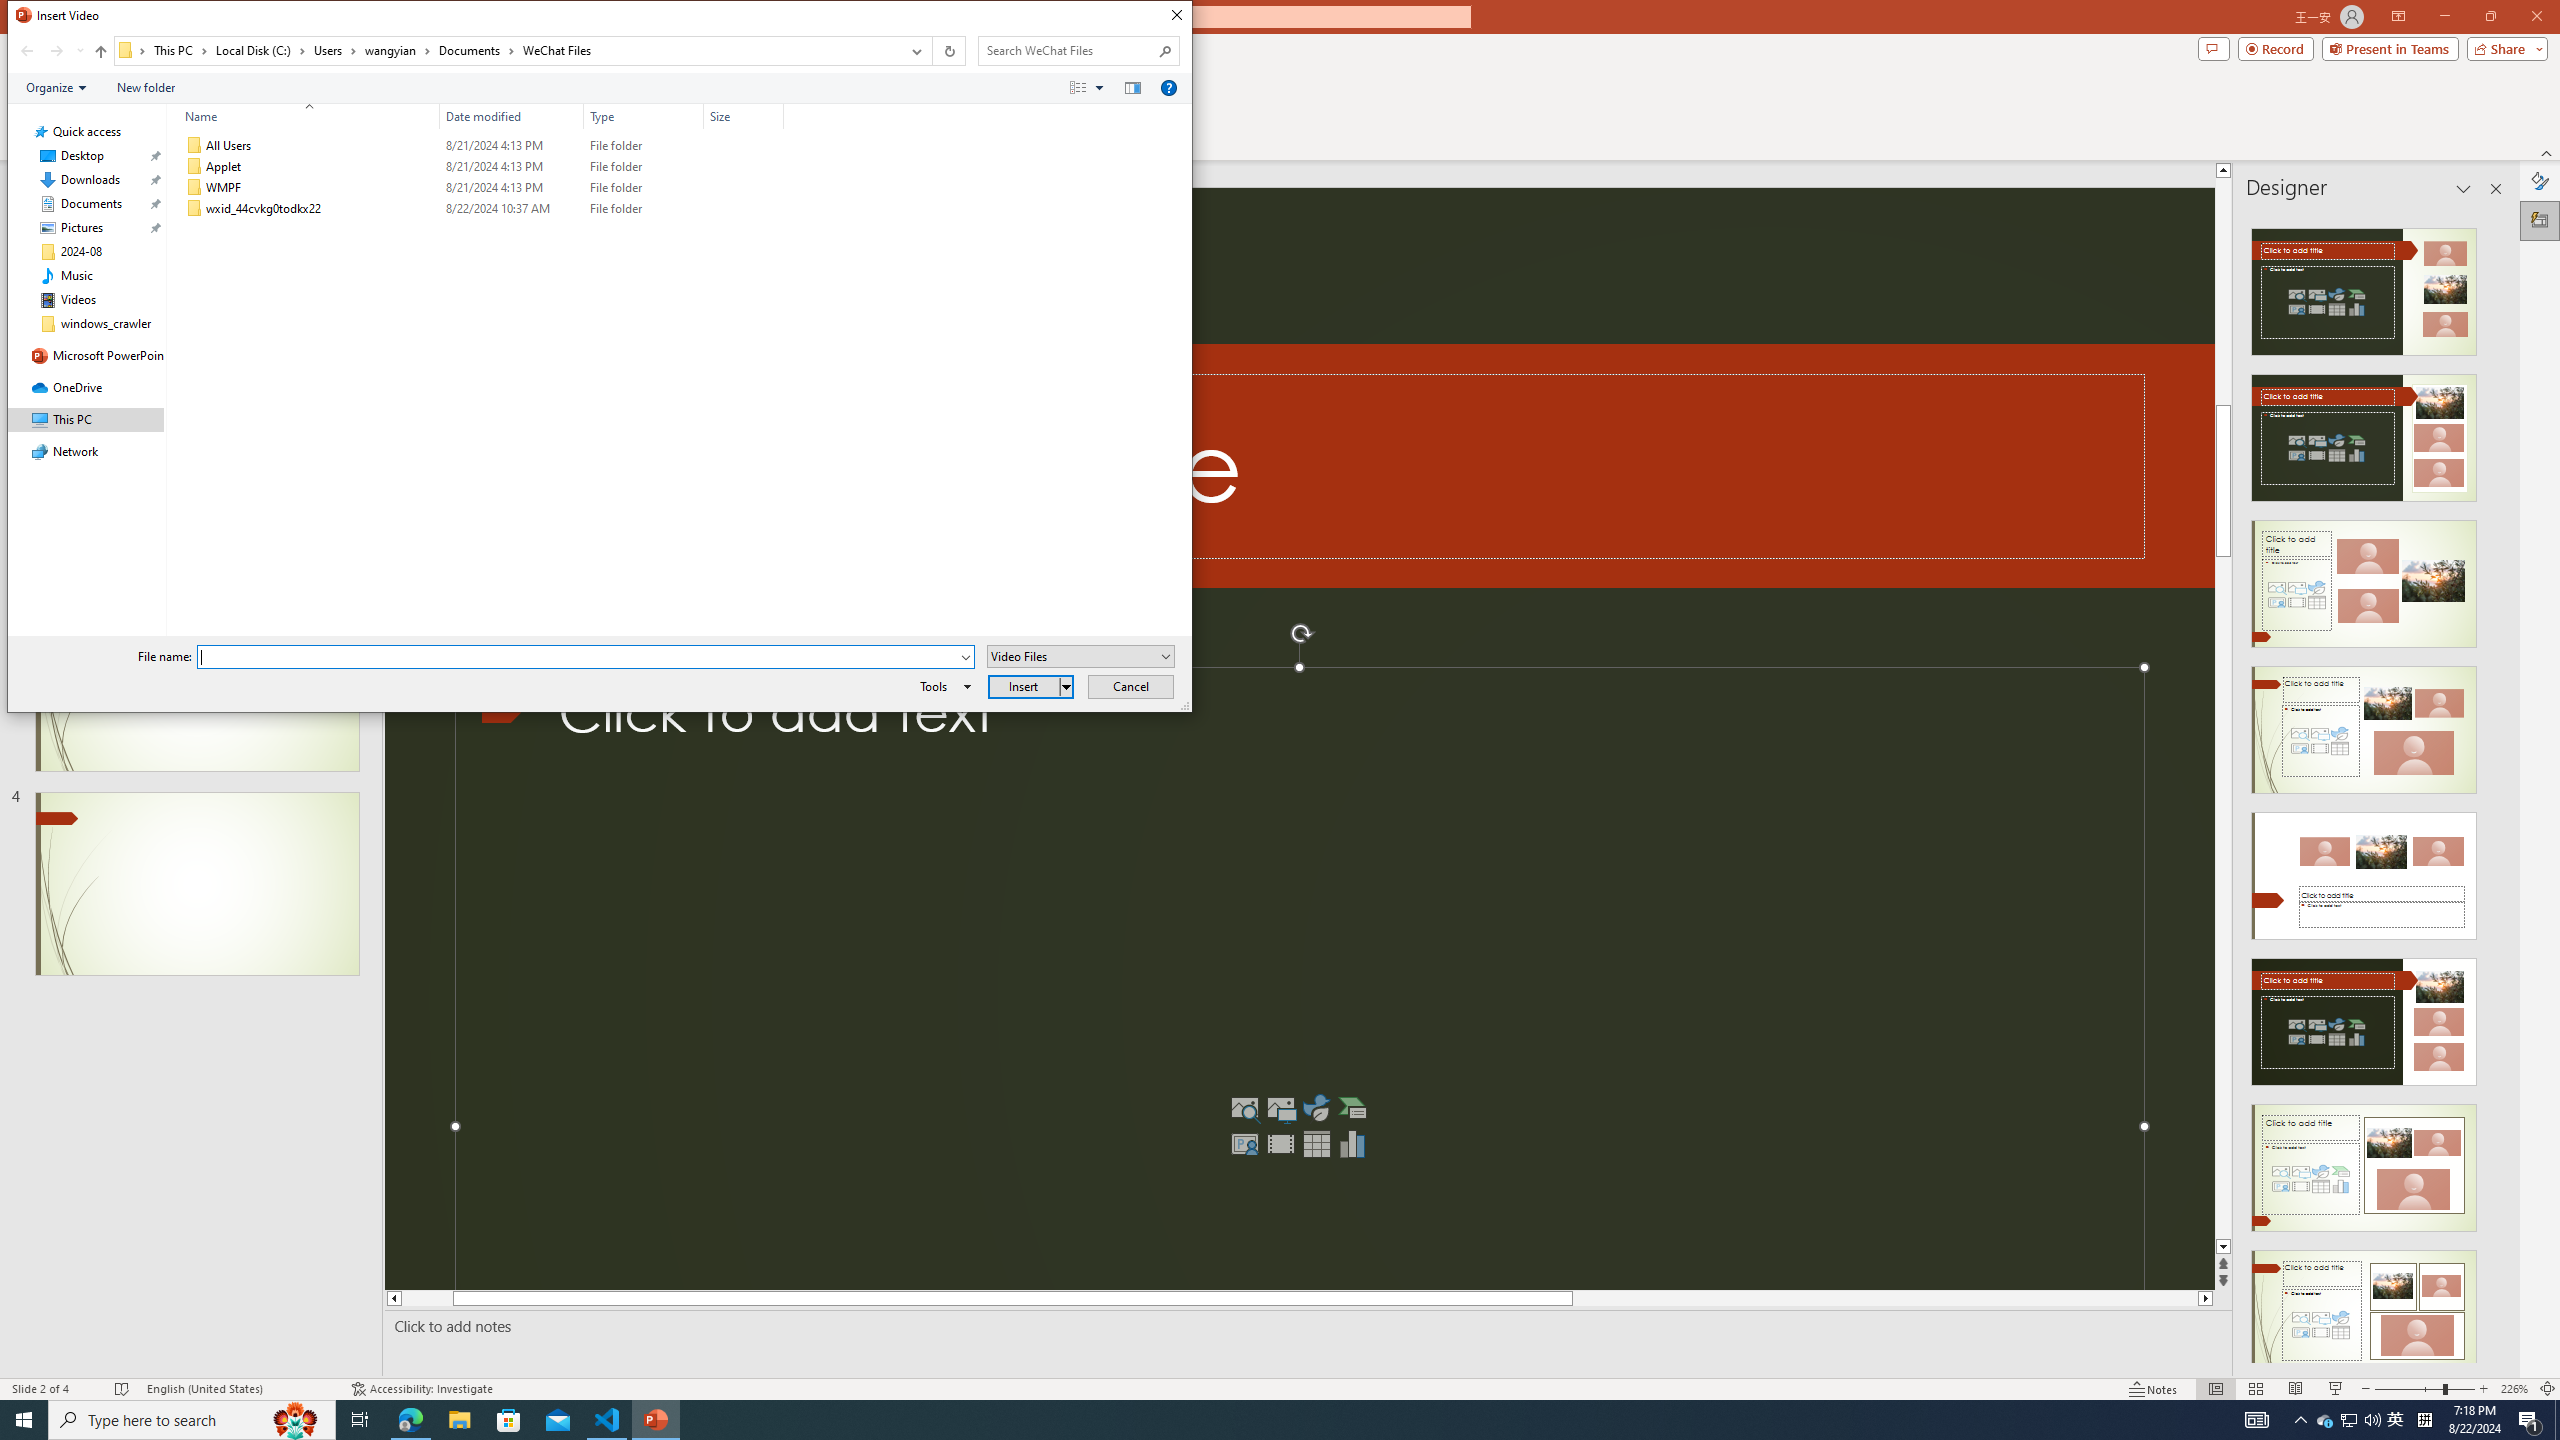  I want to click on 'This PC', so click(180, 49).